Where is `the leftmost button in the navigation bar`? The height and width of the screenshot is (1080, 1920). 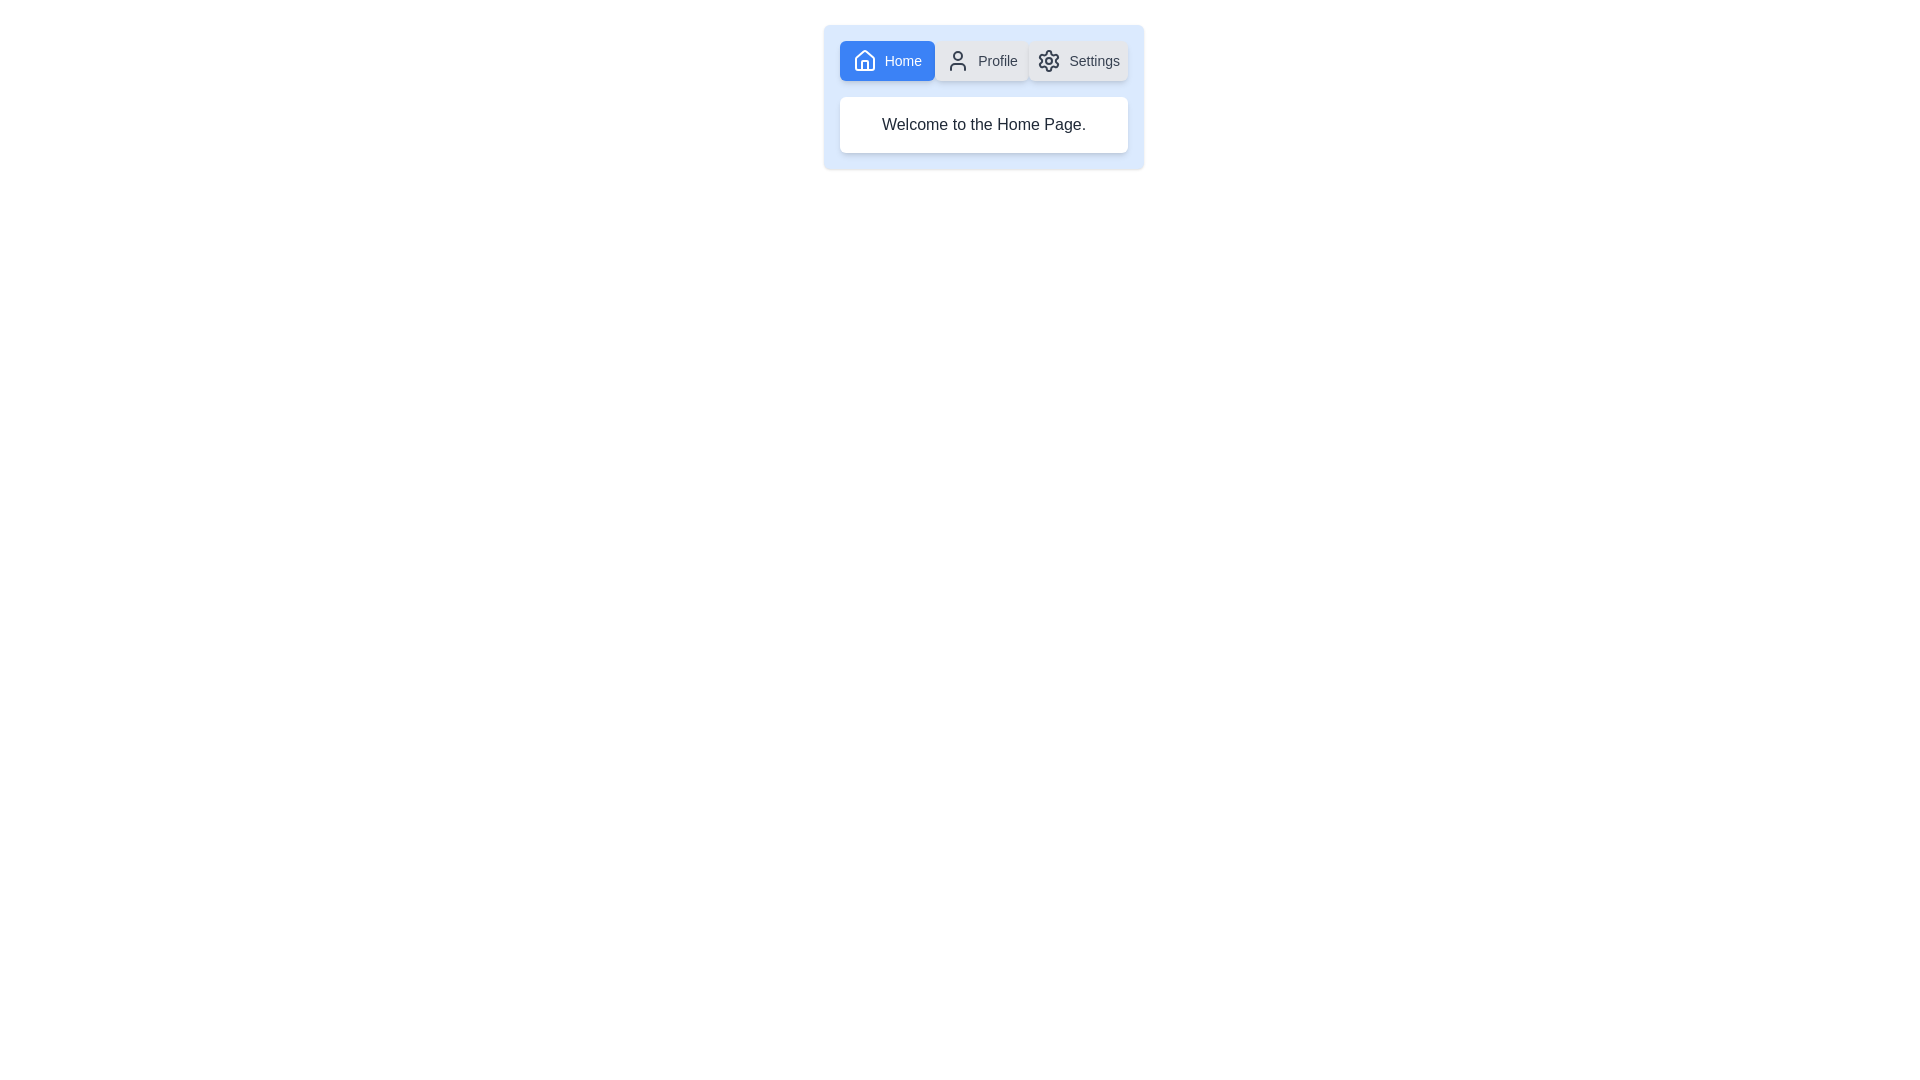
the leftmost button in the navigation bar is located at coordinates (886, 60).